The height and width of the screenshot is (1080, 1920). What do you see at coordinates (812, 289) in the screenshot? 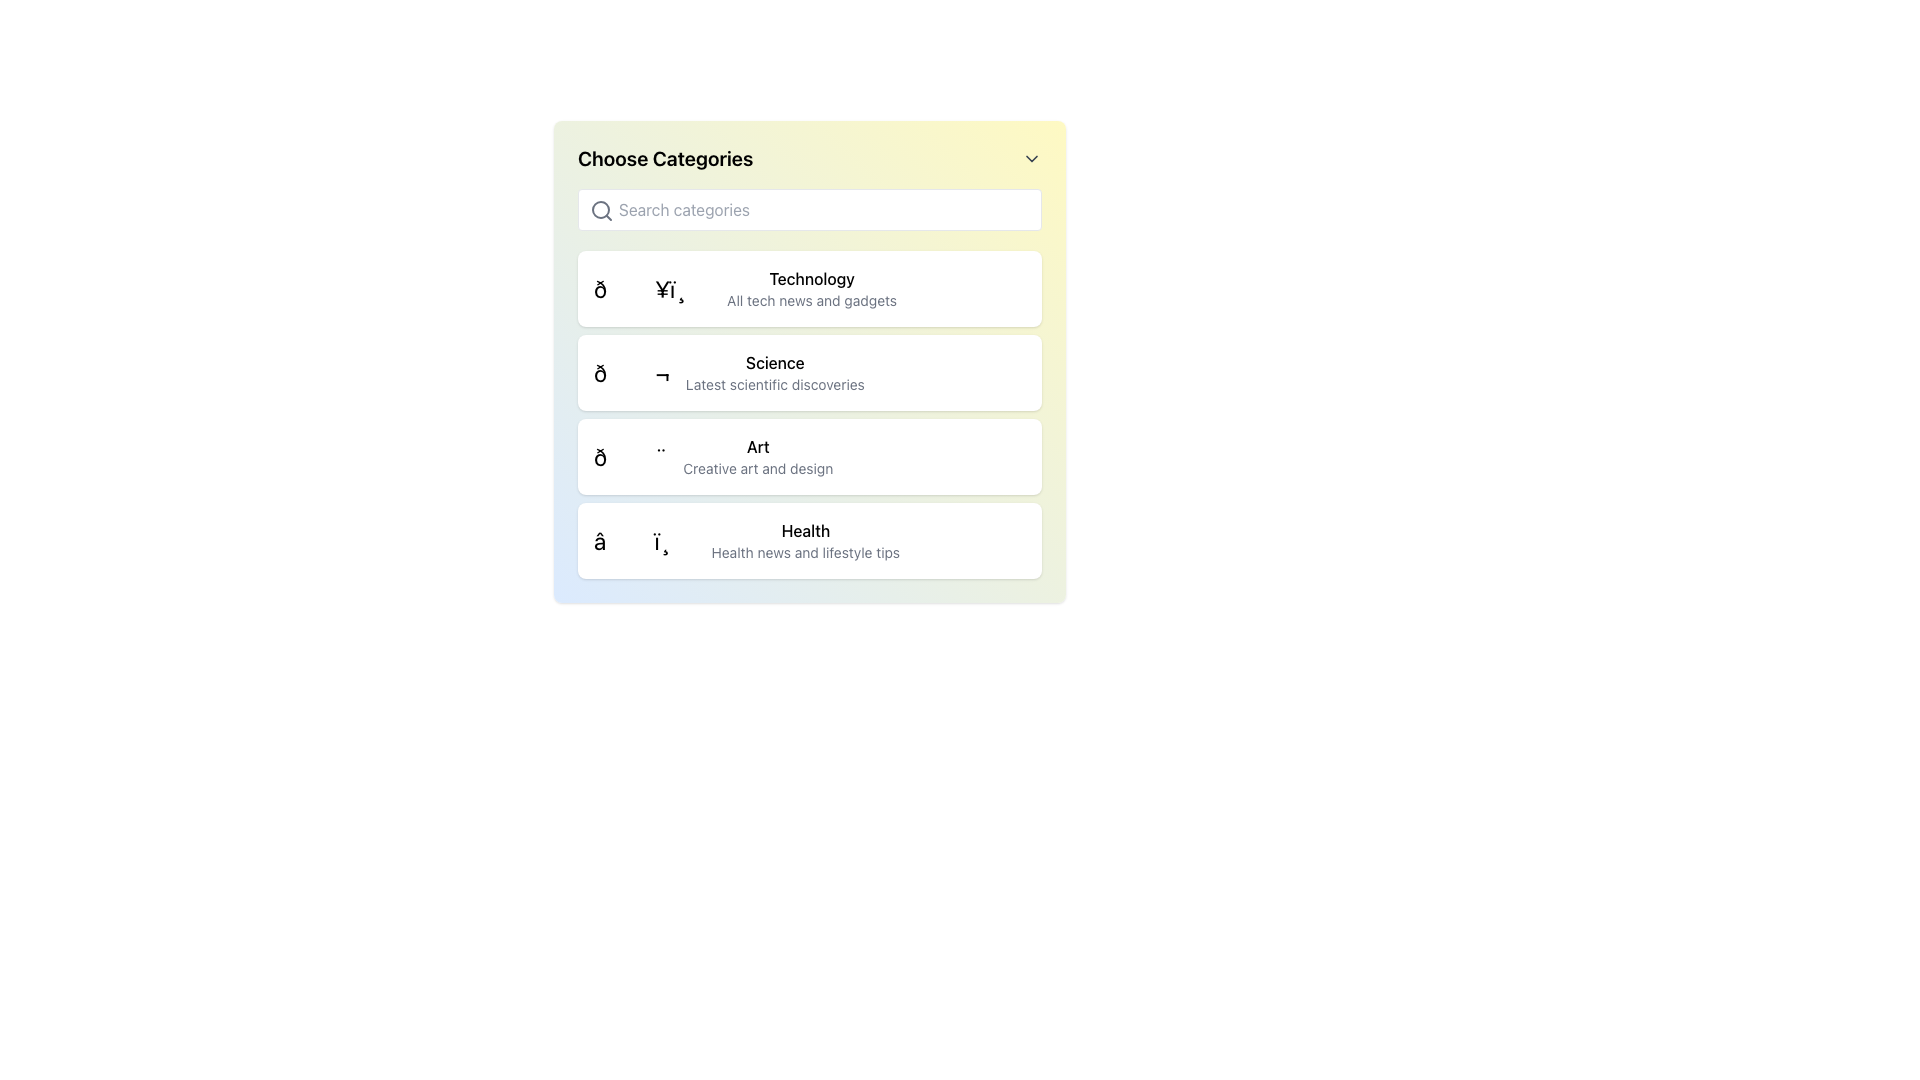
I see `the 'Technology' text content block` at bounding box center [812, 289].